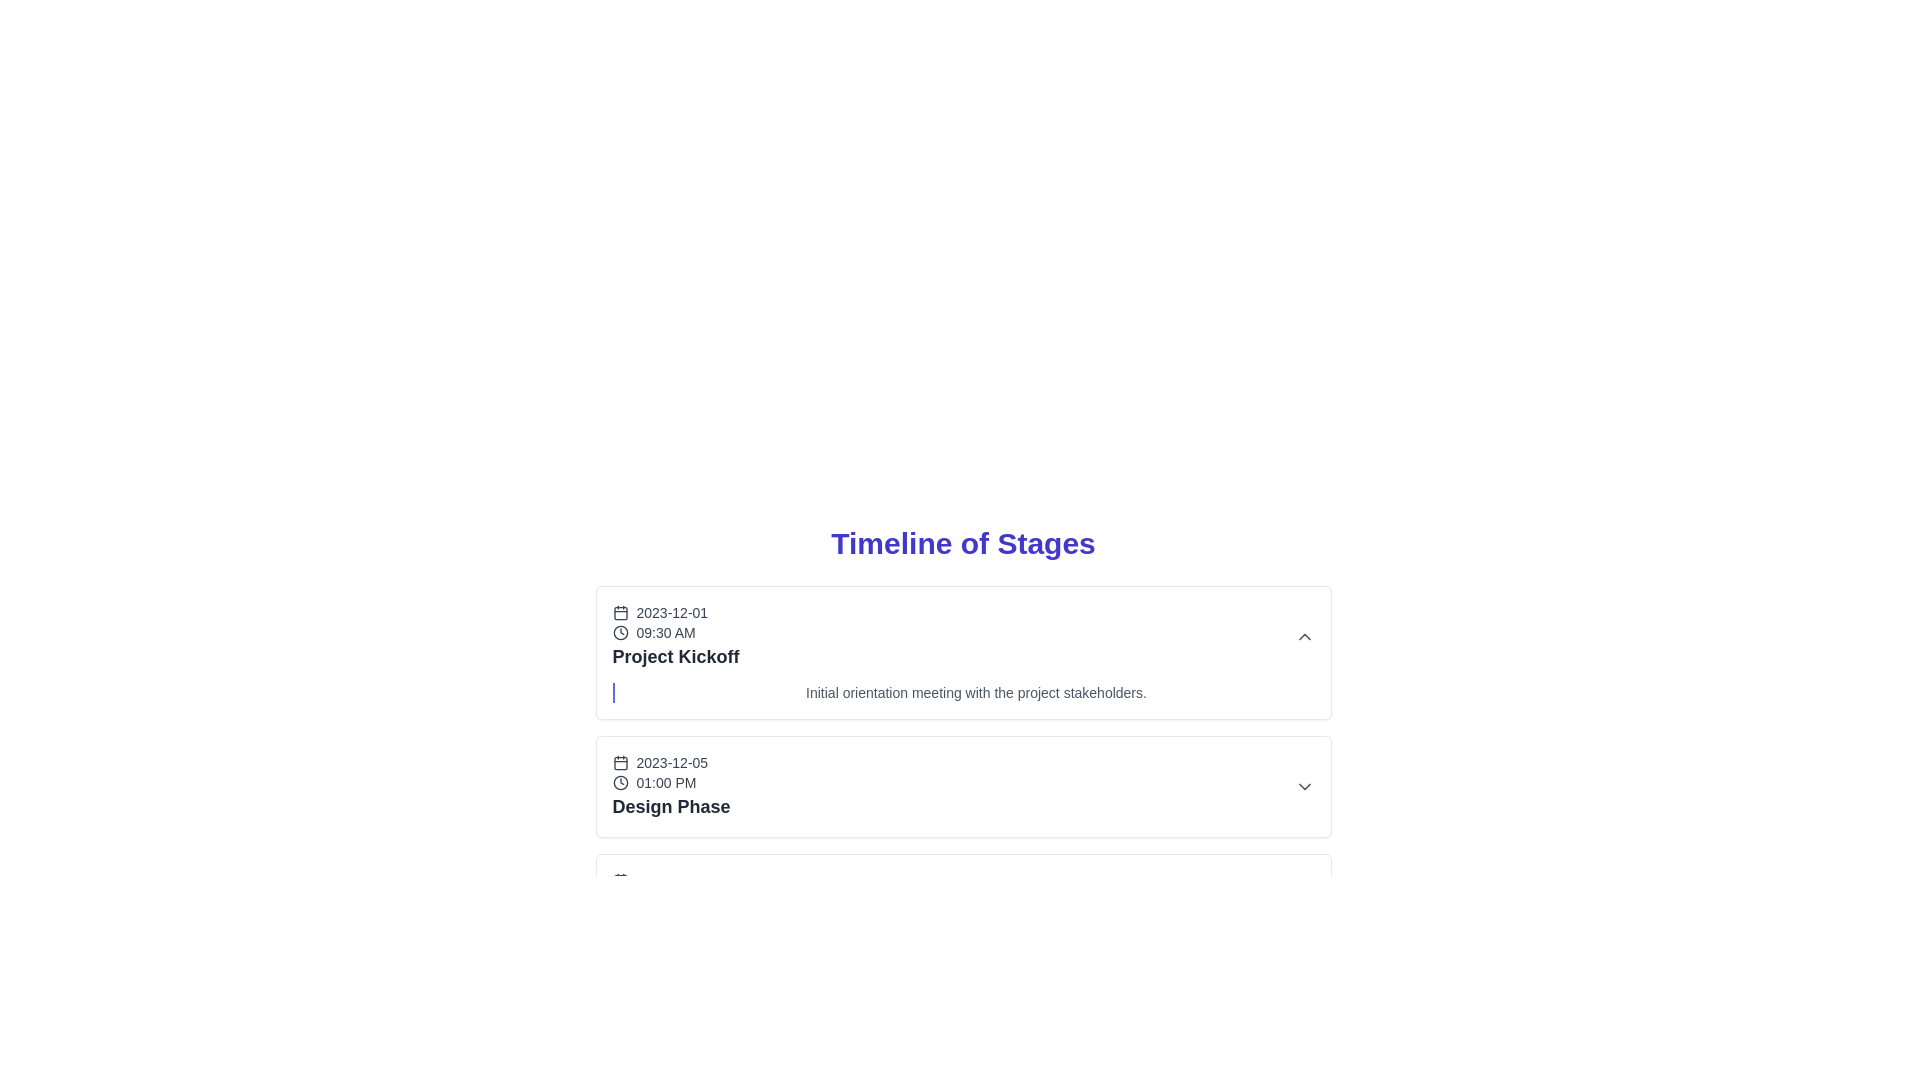  What do you see at coordinates (1304, 636) in the screenshot?
I see `the upward-pointing chevron toggle icon located to the right of the text '2023-12-01 09:30 AM Project Kickoff'` at bounding box center [1304, 636].